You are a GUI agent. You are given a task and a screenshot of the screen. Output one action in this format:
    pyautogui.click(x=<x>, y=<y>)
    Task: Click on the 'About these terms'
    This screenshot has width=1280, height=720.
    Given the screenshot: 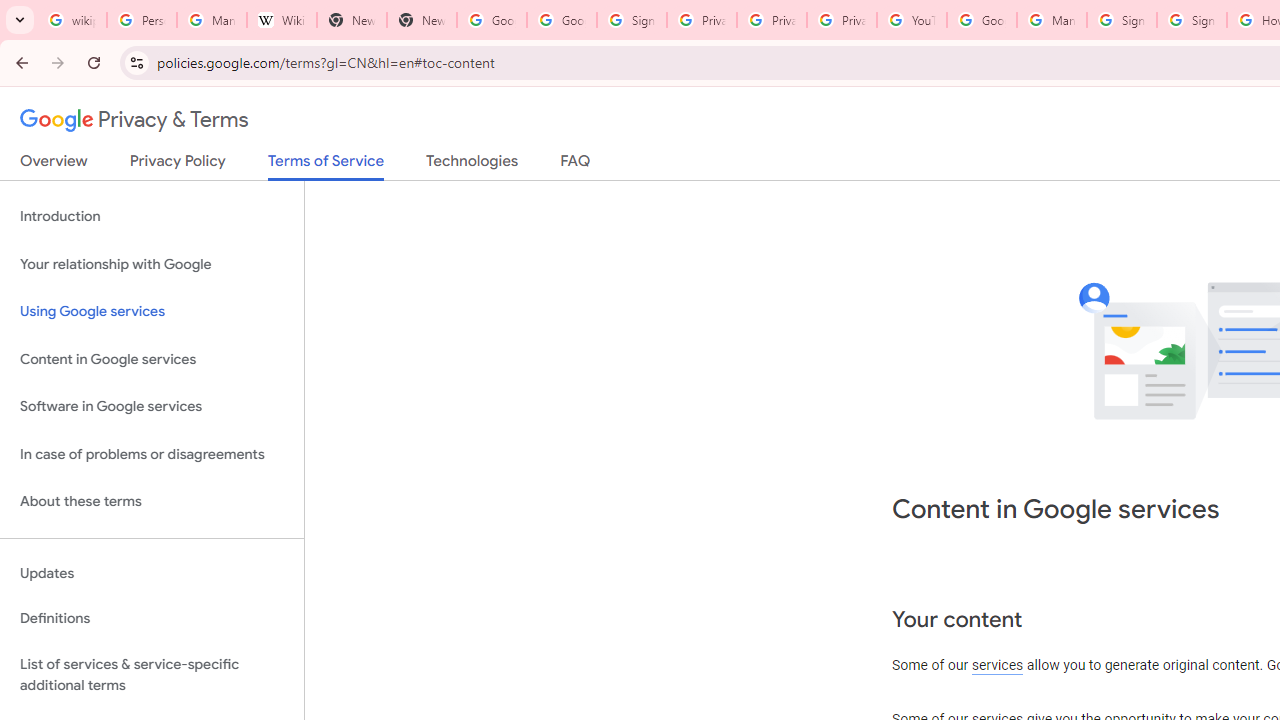 What is the action you would take?
    pyautogui.click(x=151, y=501)
    